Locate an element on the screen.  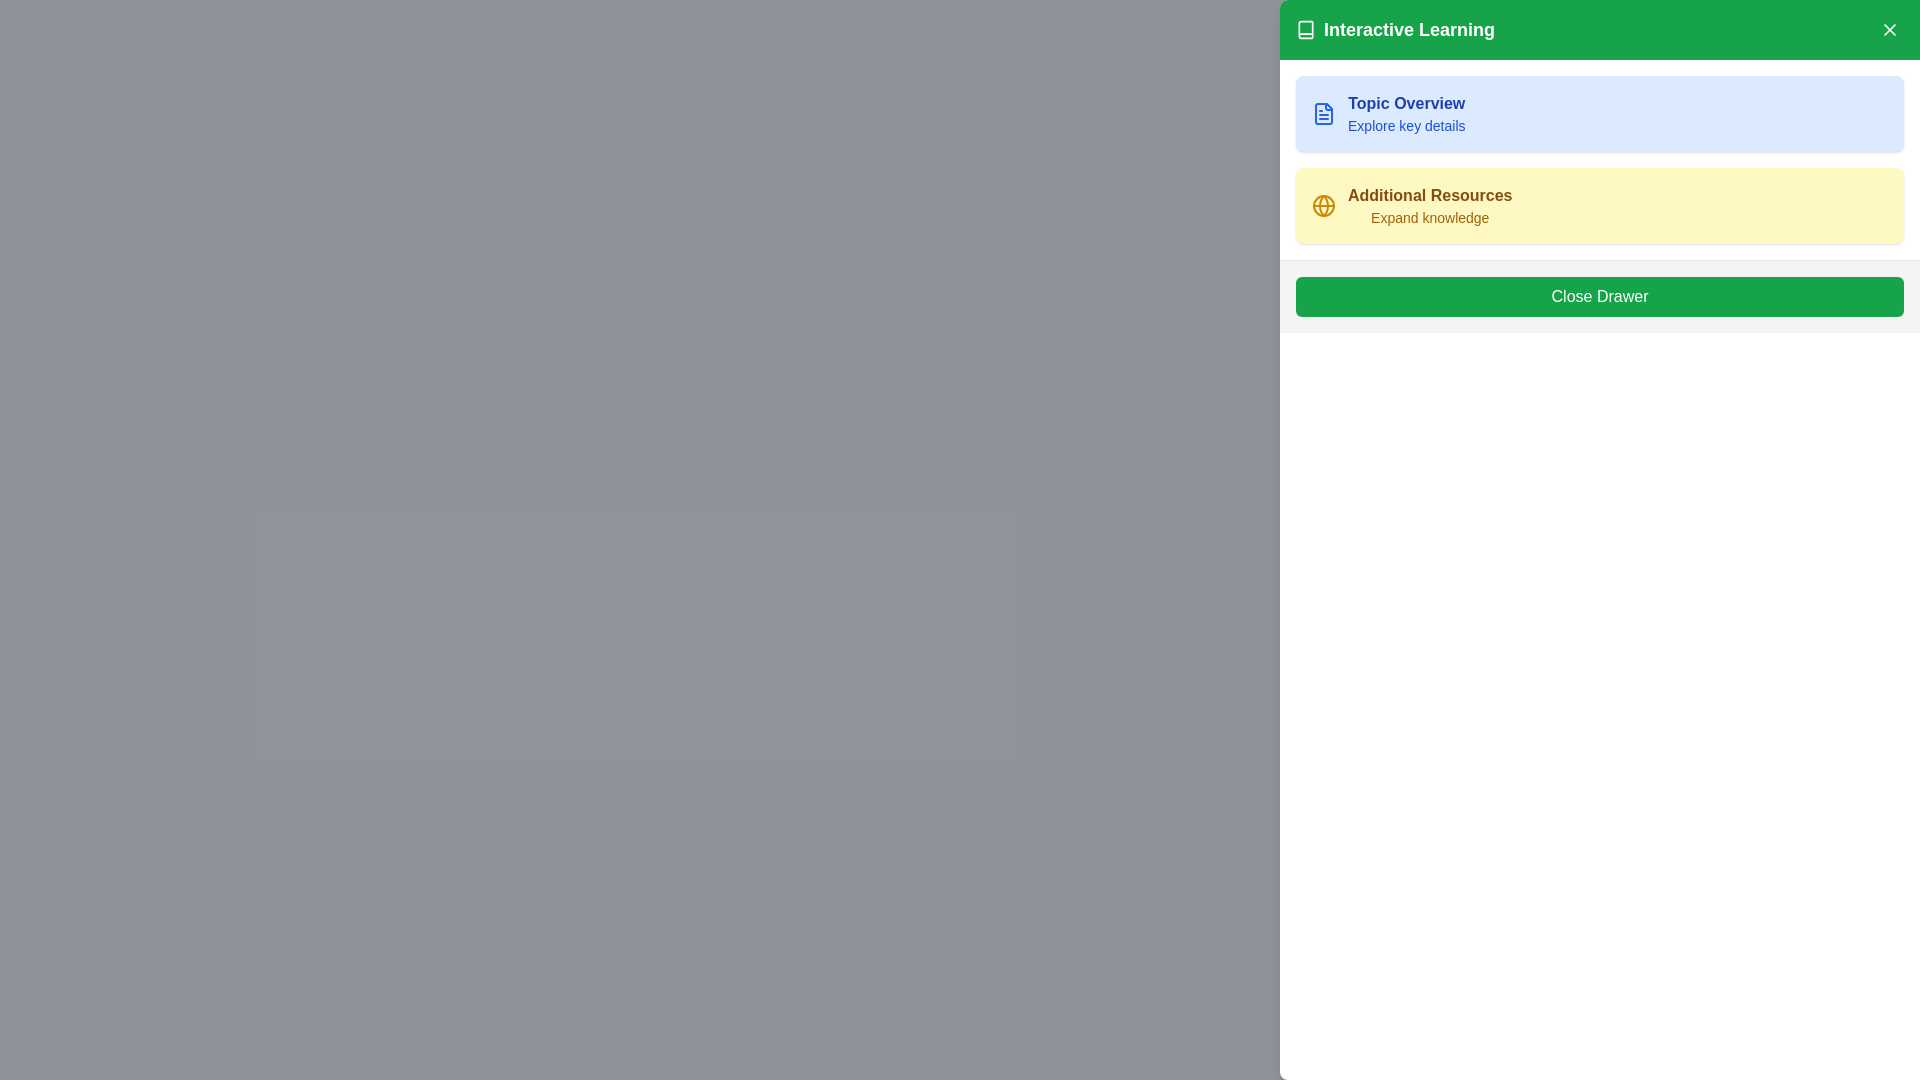
heading text element located in the second card-like section of the sidebar, below the 'Topic Overview' heading, which serves as the title for the section above the subtitle 'Expand knowledge' is located at coordinates (1429, 196).